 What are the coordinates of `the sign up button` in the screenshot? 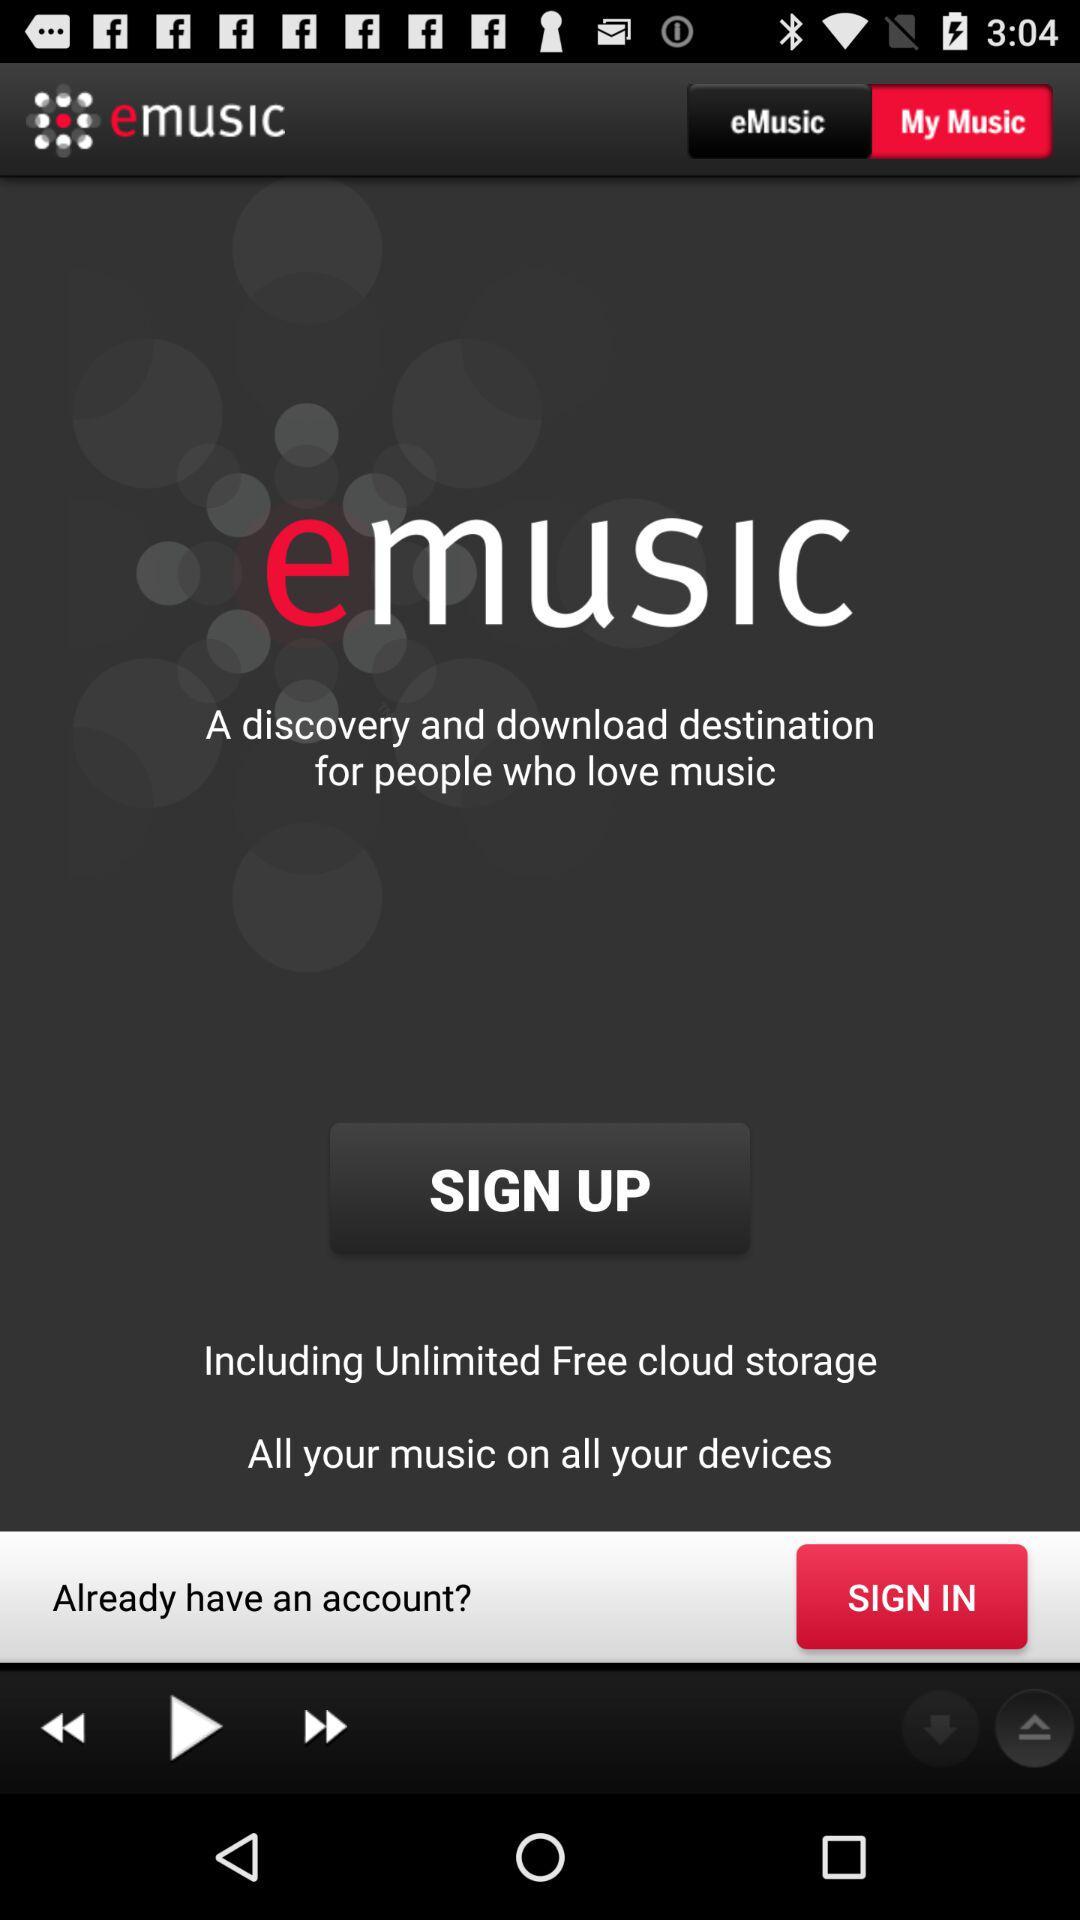 It's located at (540, 1188).